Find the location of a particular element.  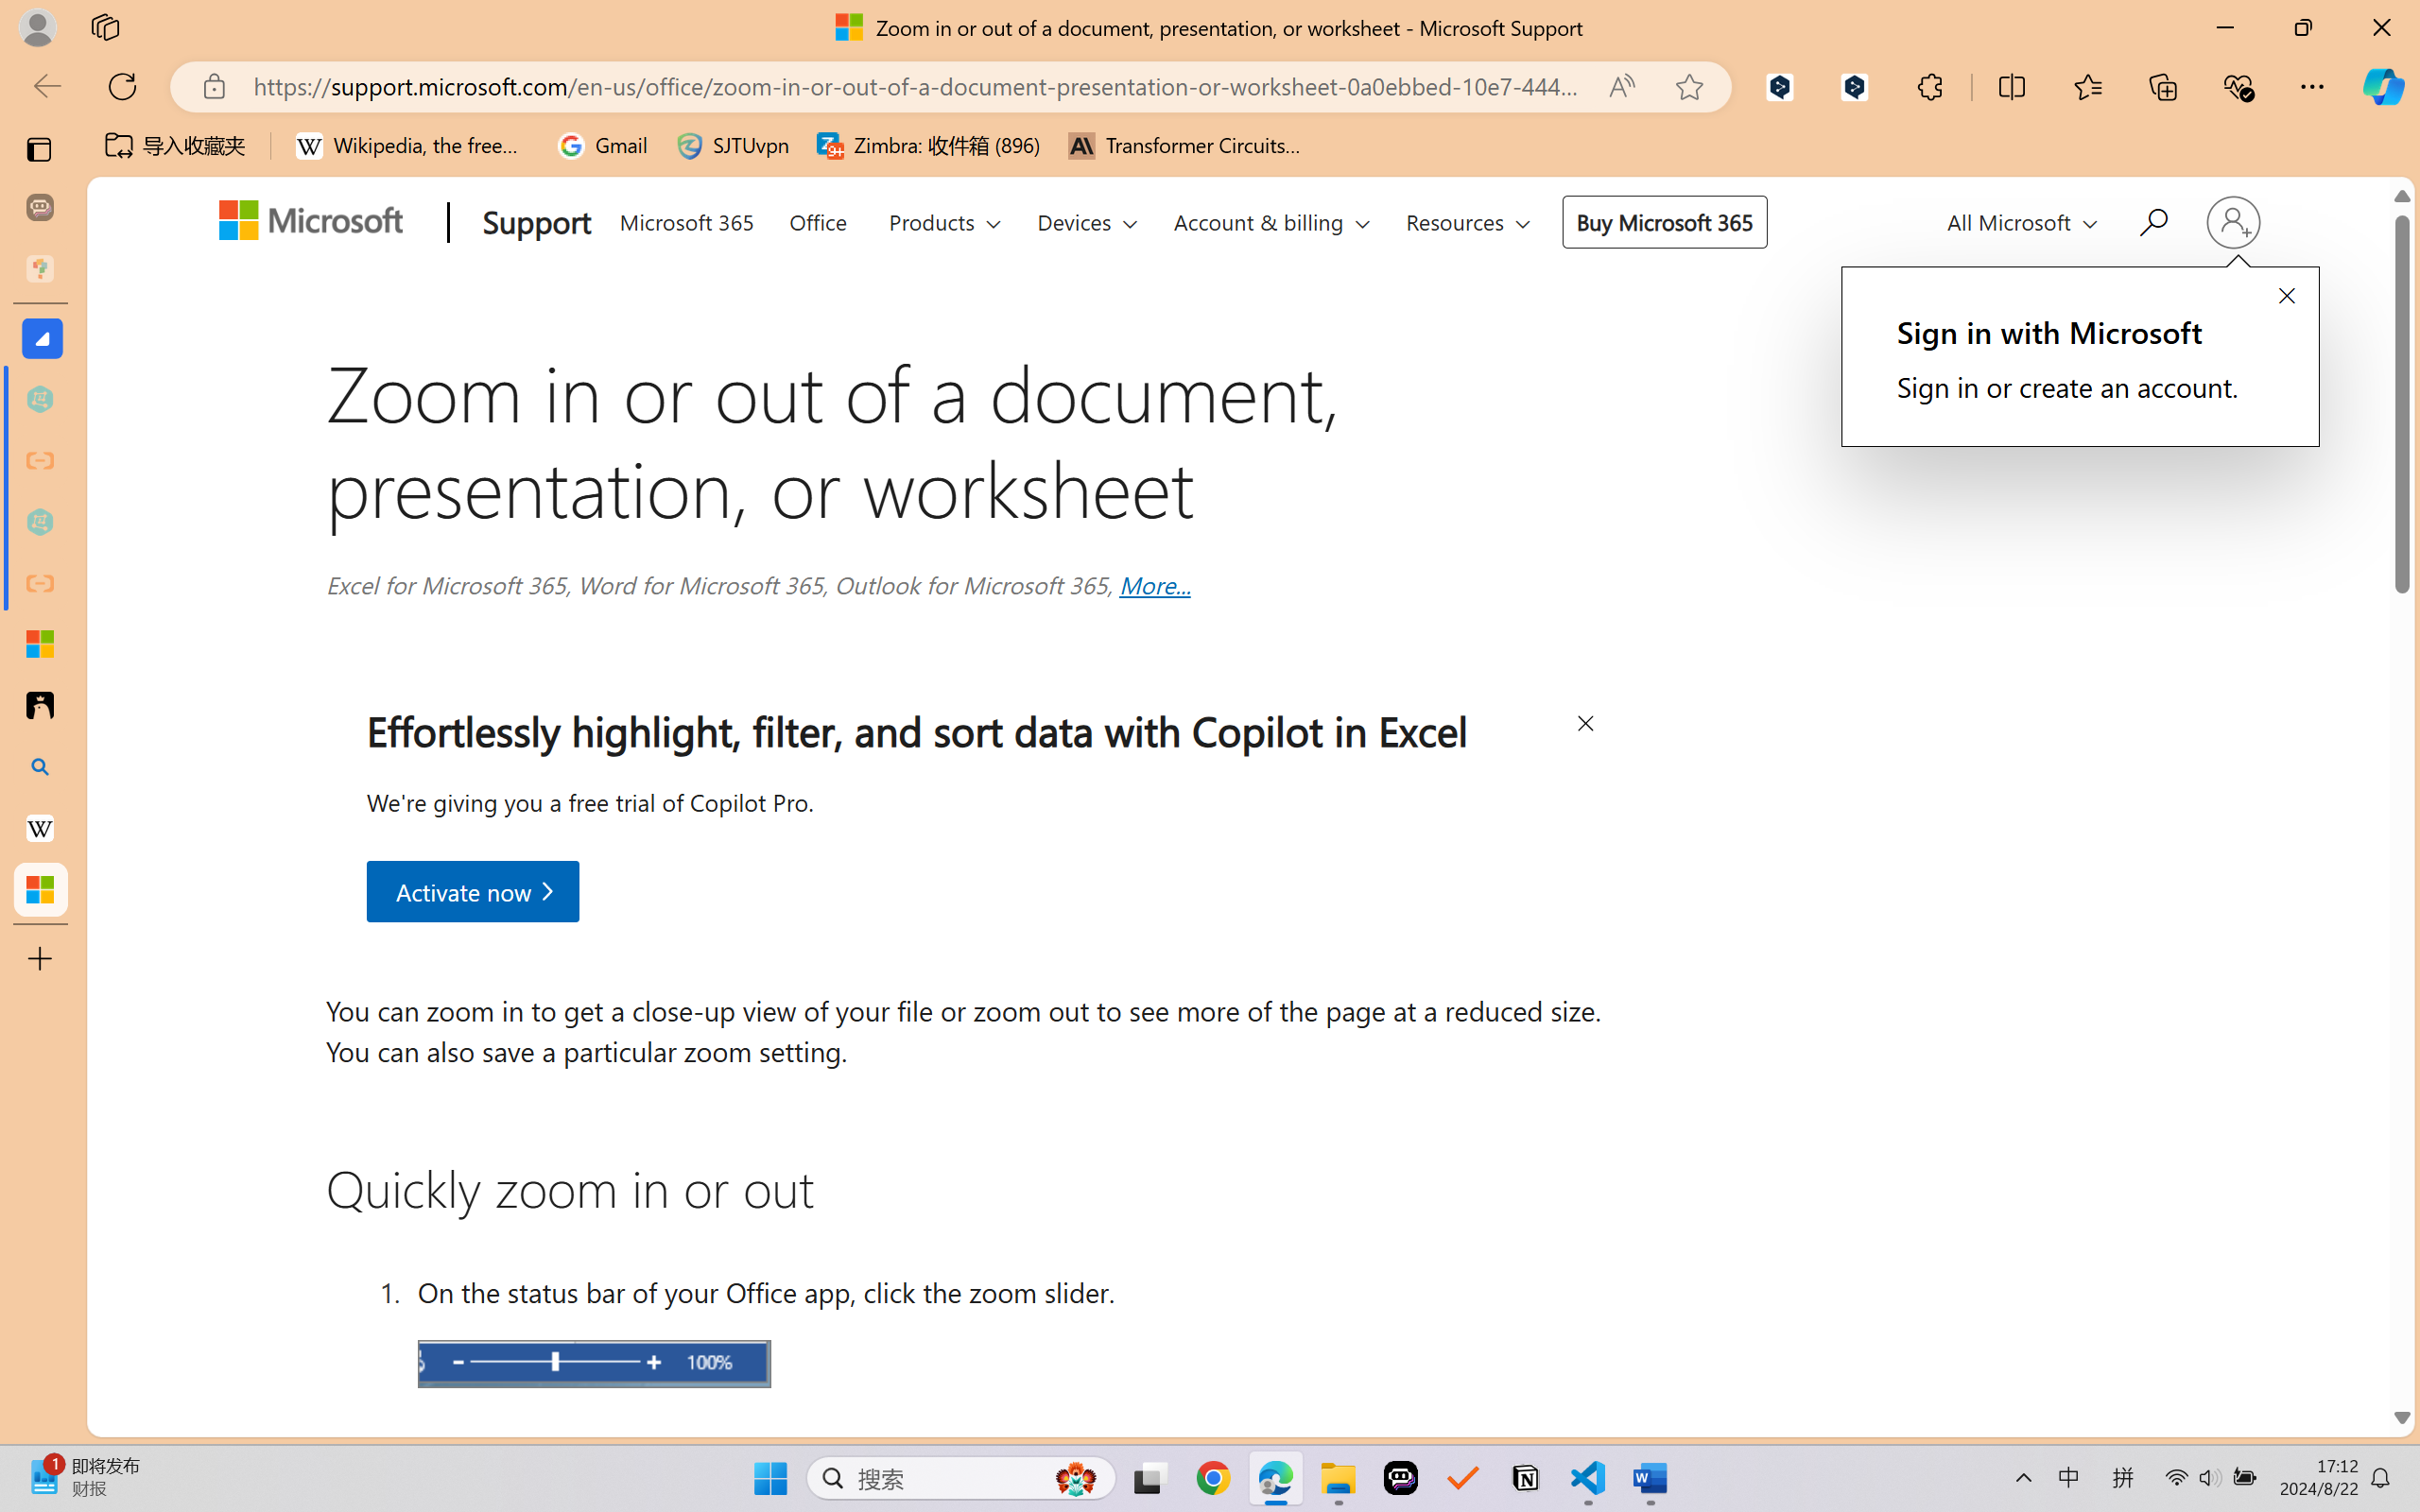

'Buy Microsoft 365' is located at coordinates (1664, 221).